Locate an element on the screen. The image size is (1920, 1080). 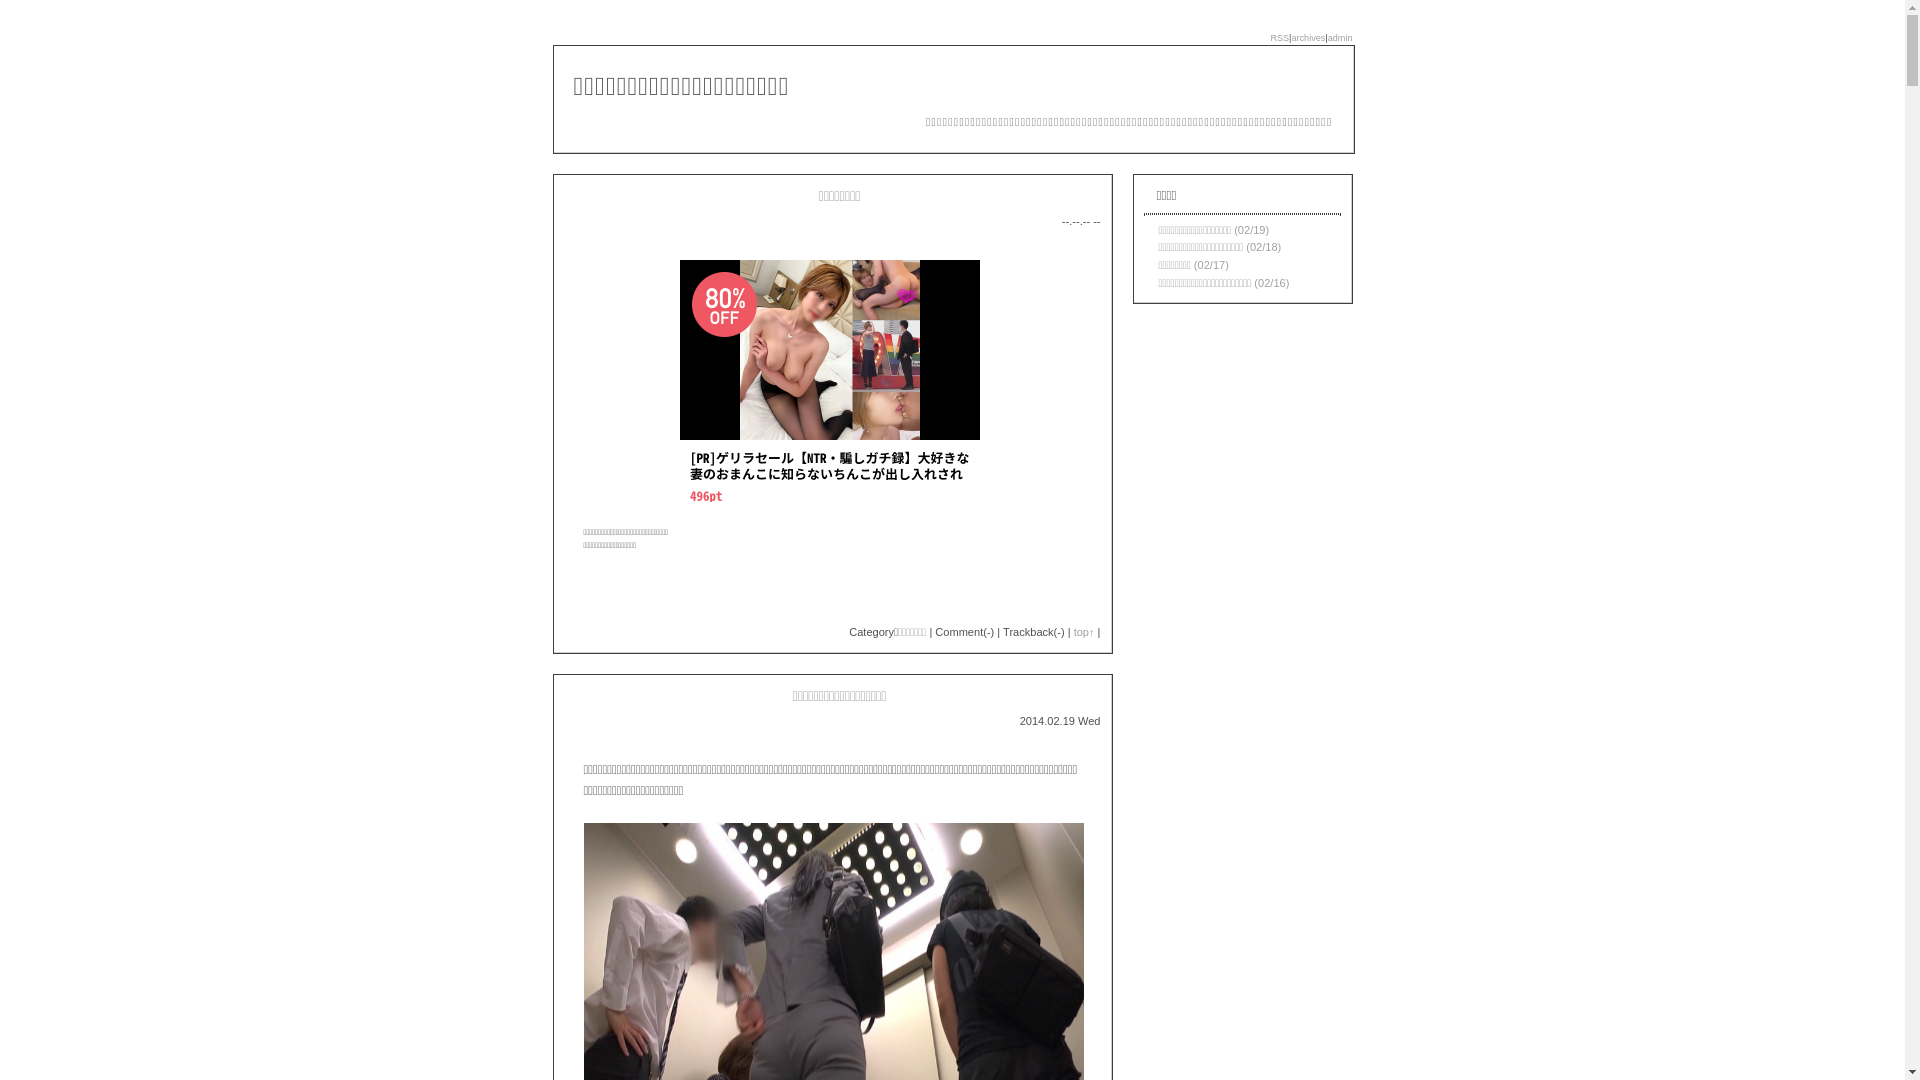
'archives' is located at coordinates (1307, 38).